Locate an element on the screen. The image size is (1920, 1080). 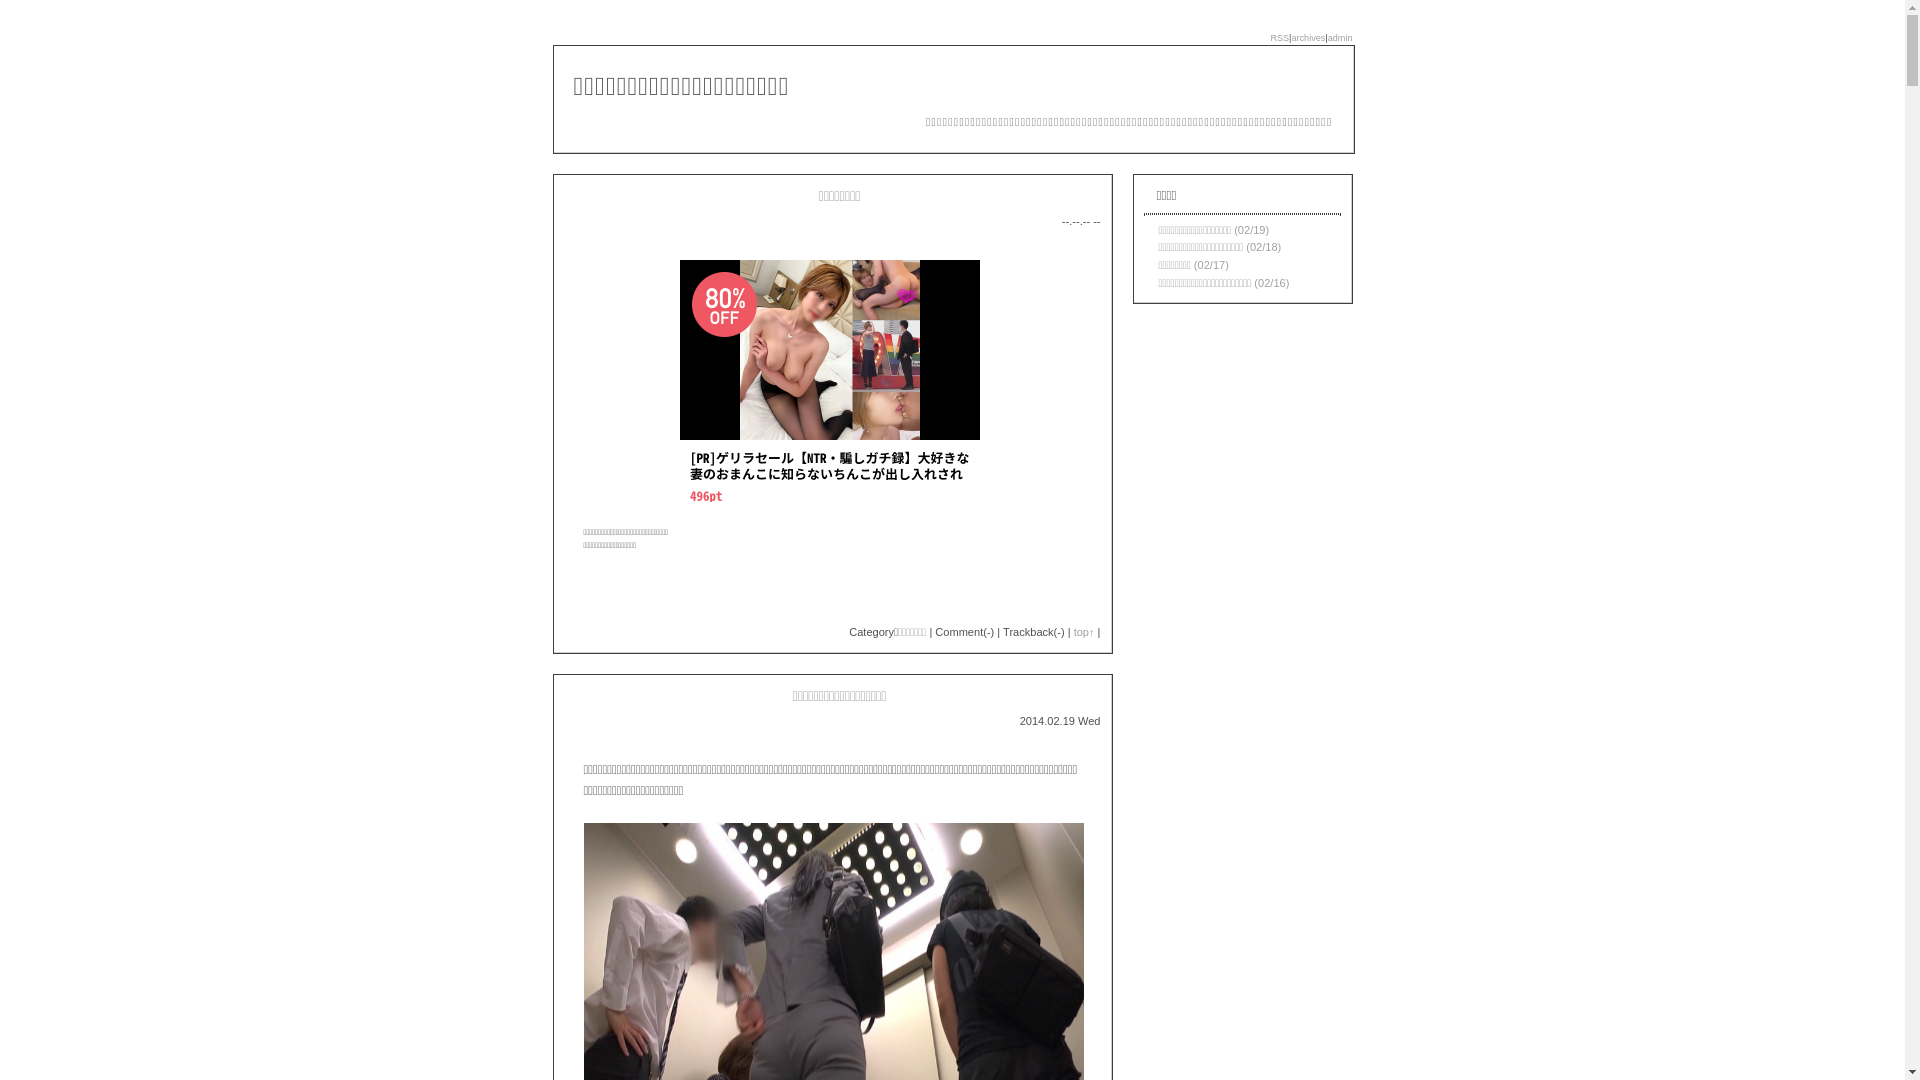
'archives' is located at coordinates (1307, 38).